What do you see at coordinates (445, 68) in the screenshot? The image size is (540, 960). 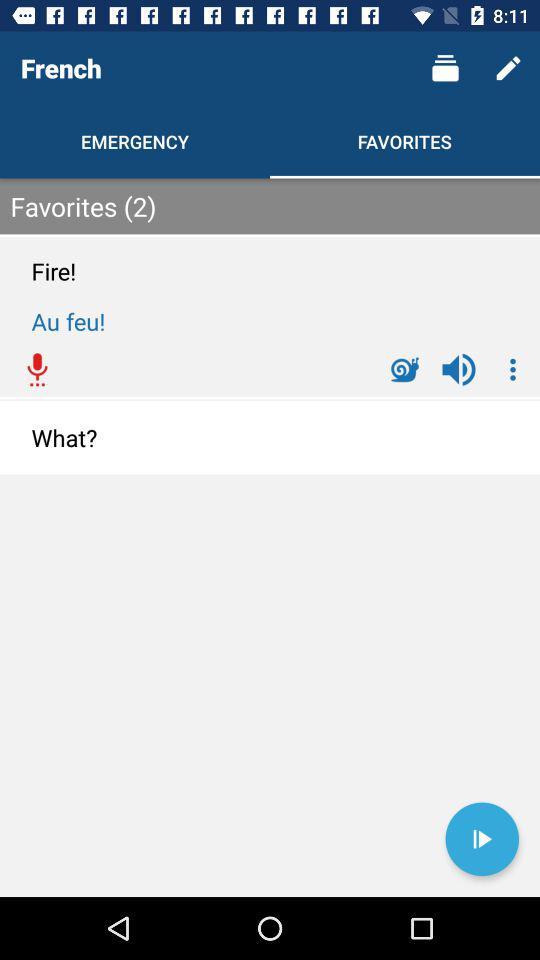 I see `the icon to the right of the french` at bounding box center [445, 68].